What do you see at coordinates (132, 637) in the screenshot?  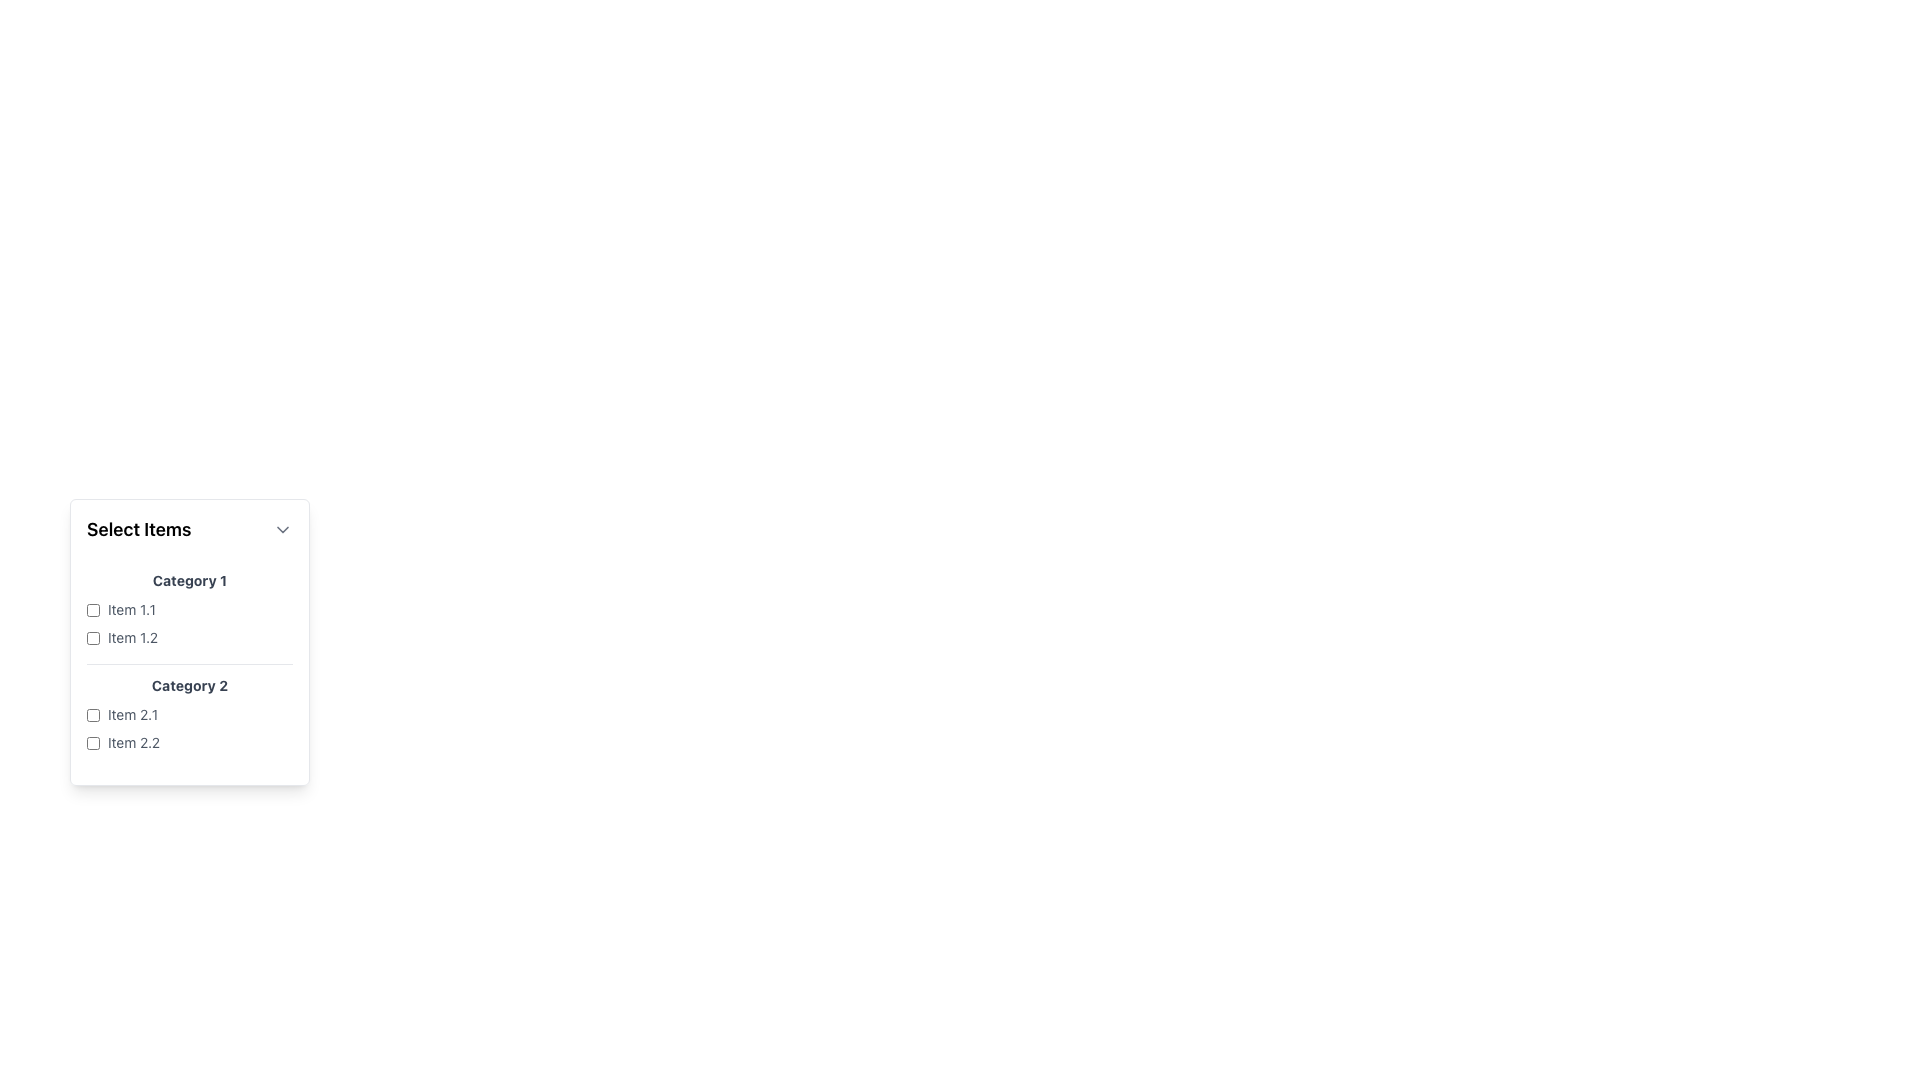 I see `the 'Item 1.2' label, which is styled in a small gray font and located to the right of a checkbox as the second item under the 'Category 1' section` at bounding box center [132, 637].